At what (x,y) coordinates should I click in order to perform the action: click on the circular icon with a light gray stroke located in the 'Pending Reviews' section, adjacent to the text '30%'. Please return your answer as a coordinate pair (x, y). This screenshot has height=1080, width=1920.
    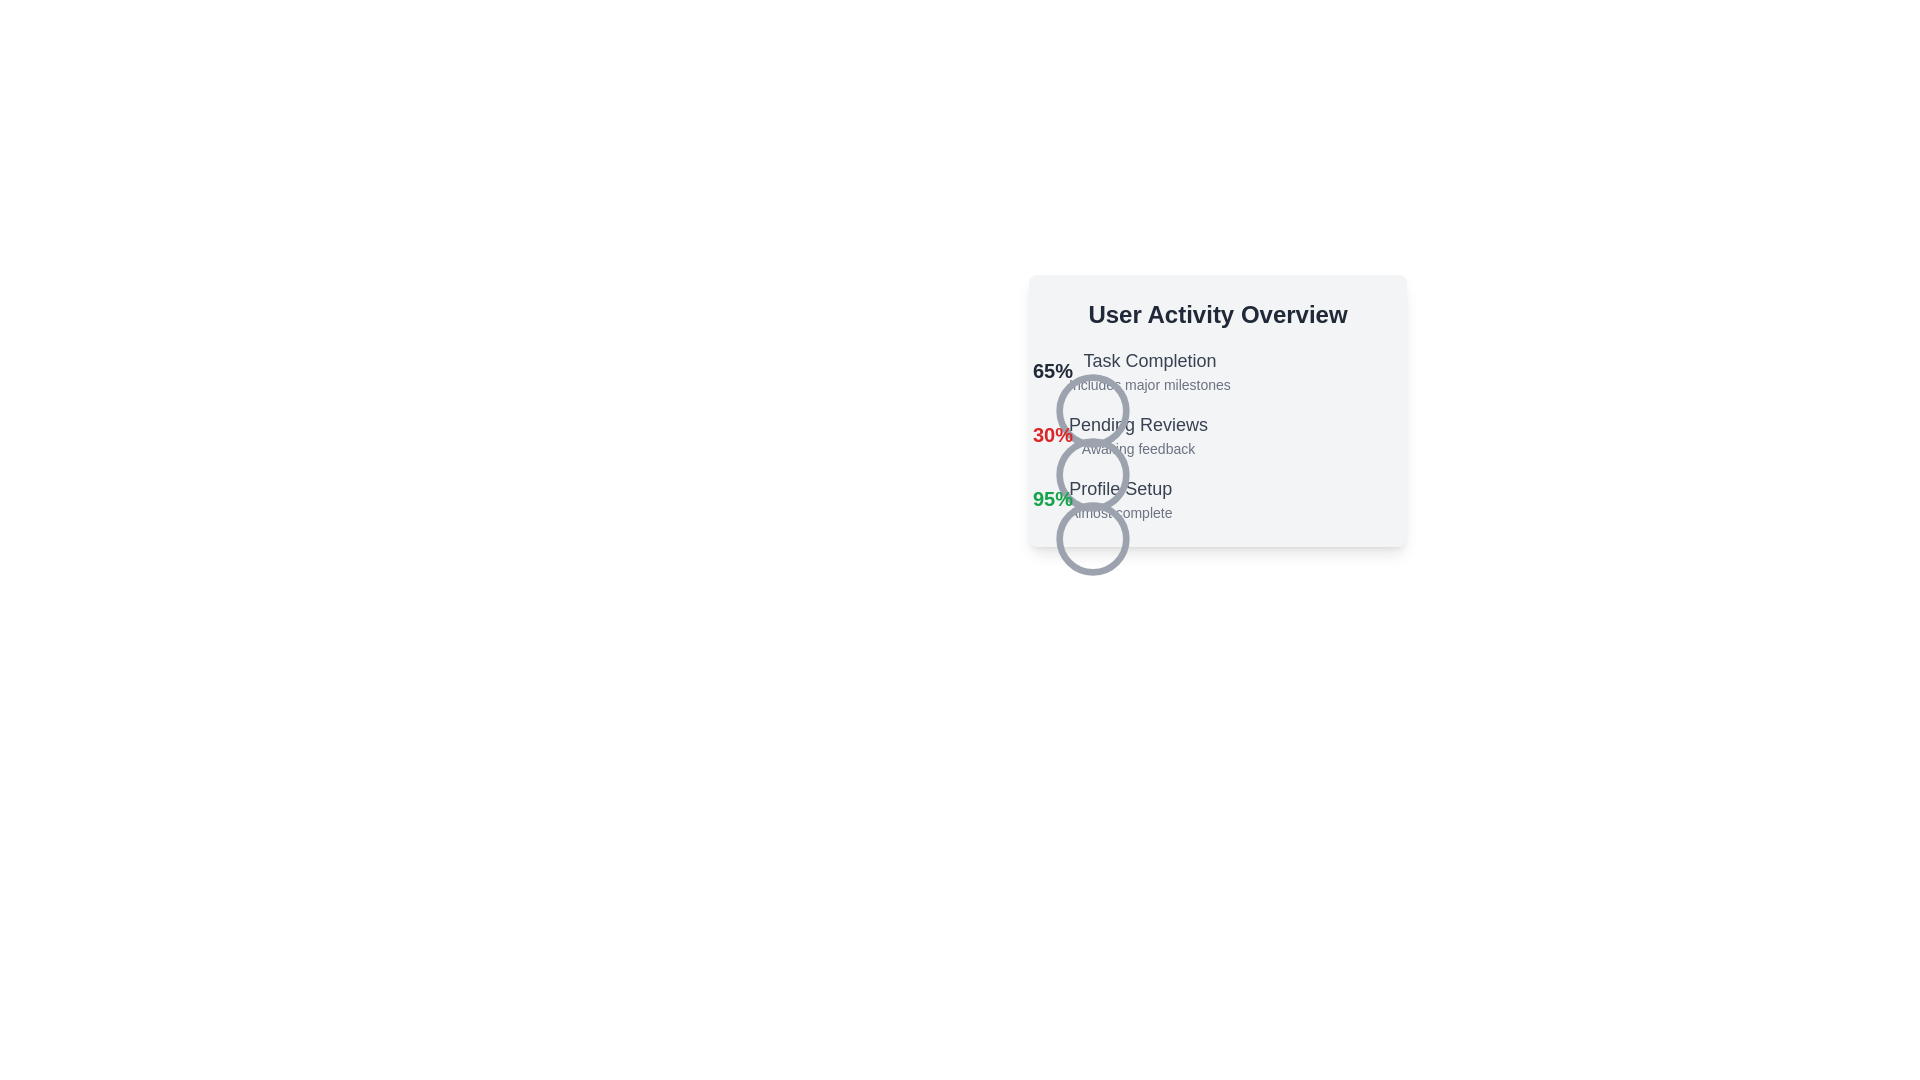
    Looking at the image, I should click on (1092, 410).